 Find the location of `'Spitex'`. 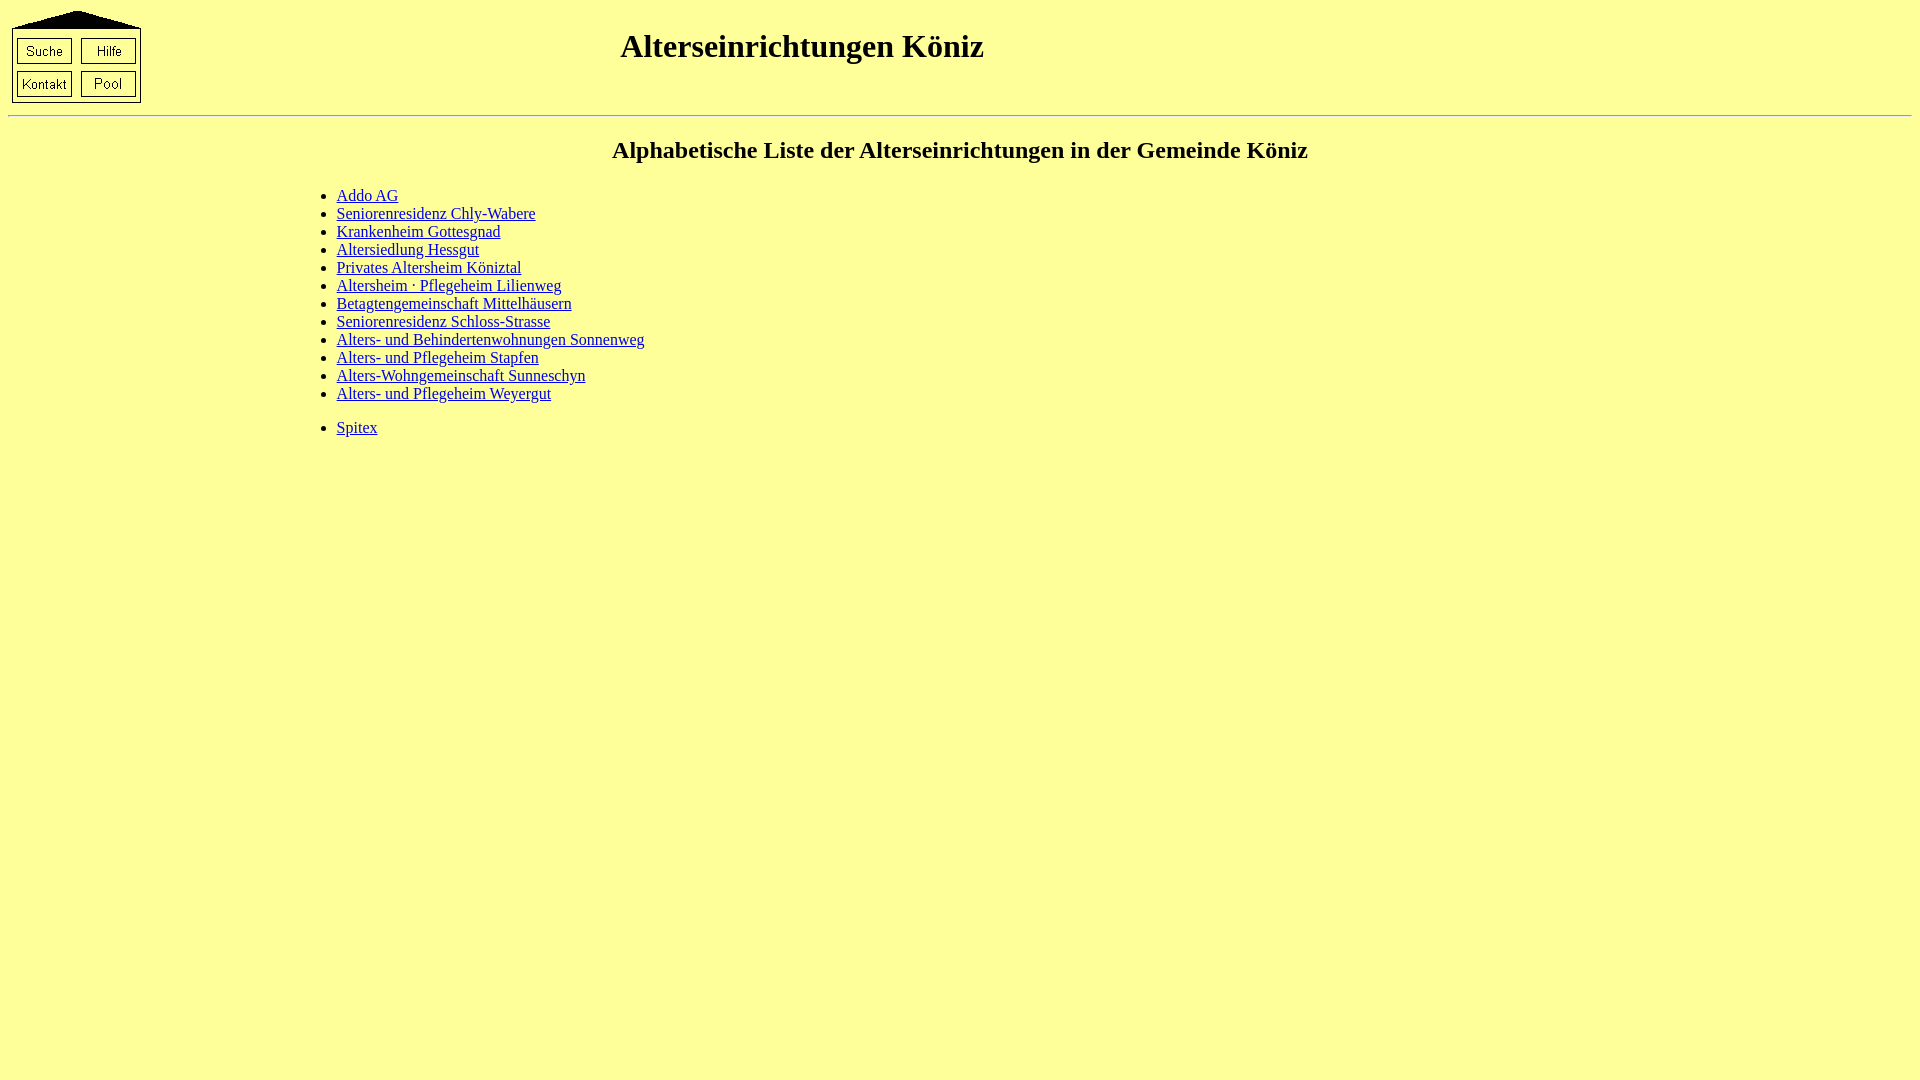

'Spitex' is located at coordinates (336, 426).